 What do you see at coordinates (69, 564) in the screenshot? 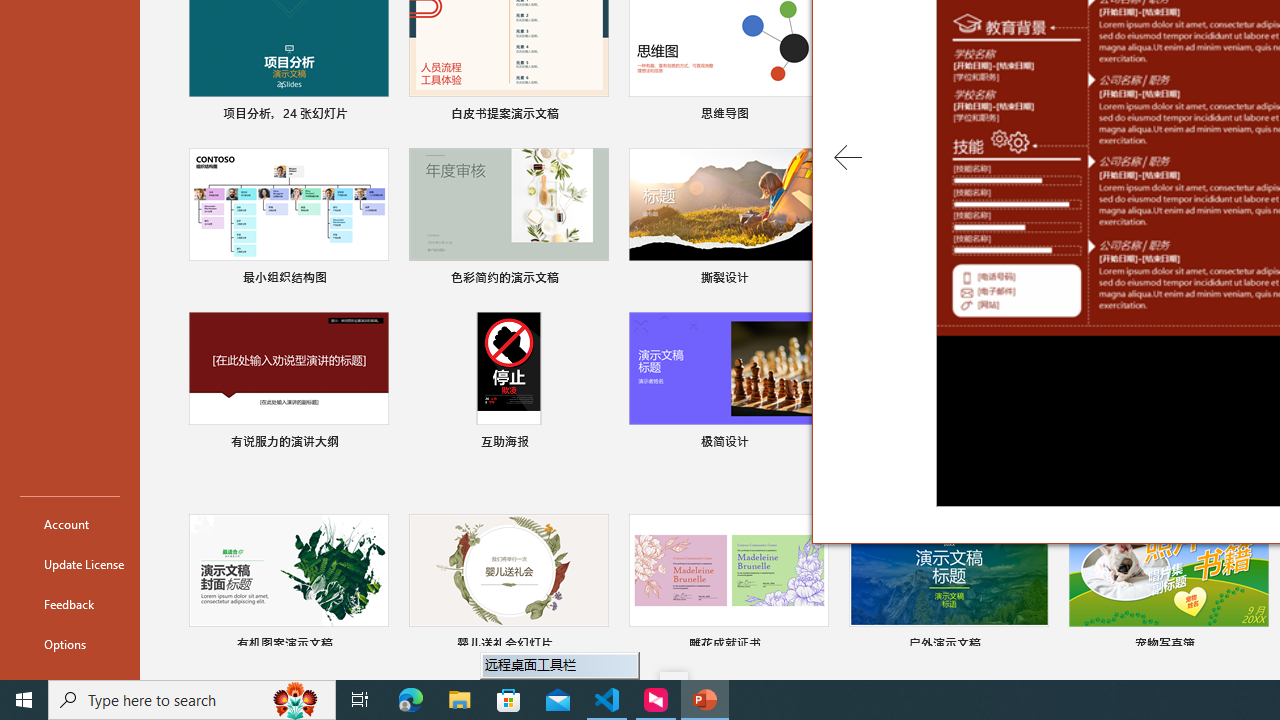
I see `'Update License'` at bounding box center [69, 564].